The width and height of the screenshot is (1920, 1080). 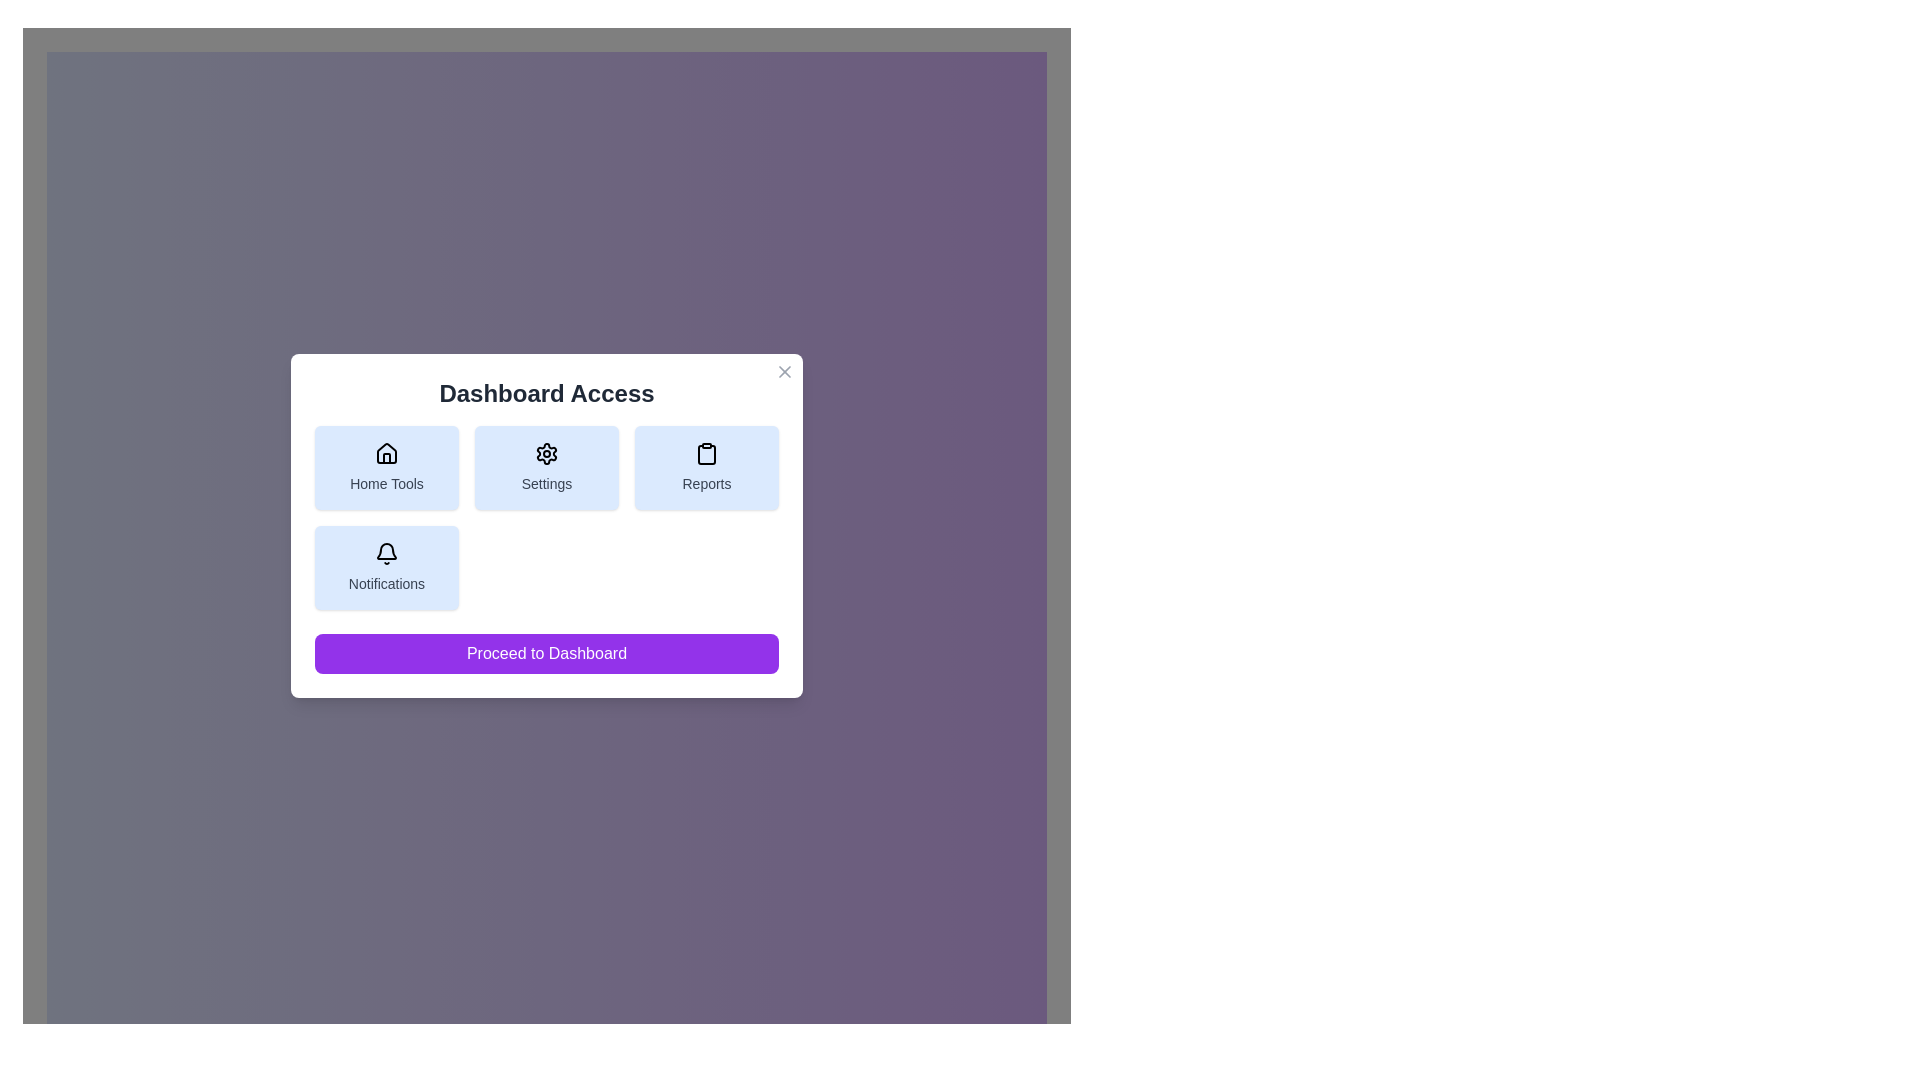 I want to click on the clipboard icon in the Reports section of the modal dialog as a visual cue, so click(x=706, y=455).